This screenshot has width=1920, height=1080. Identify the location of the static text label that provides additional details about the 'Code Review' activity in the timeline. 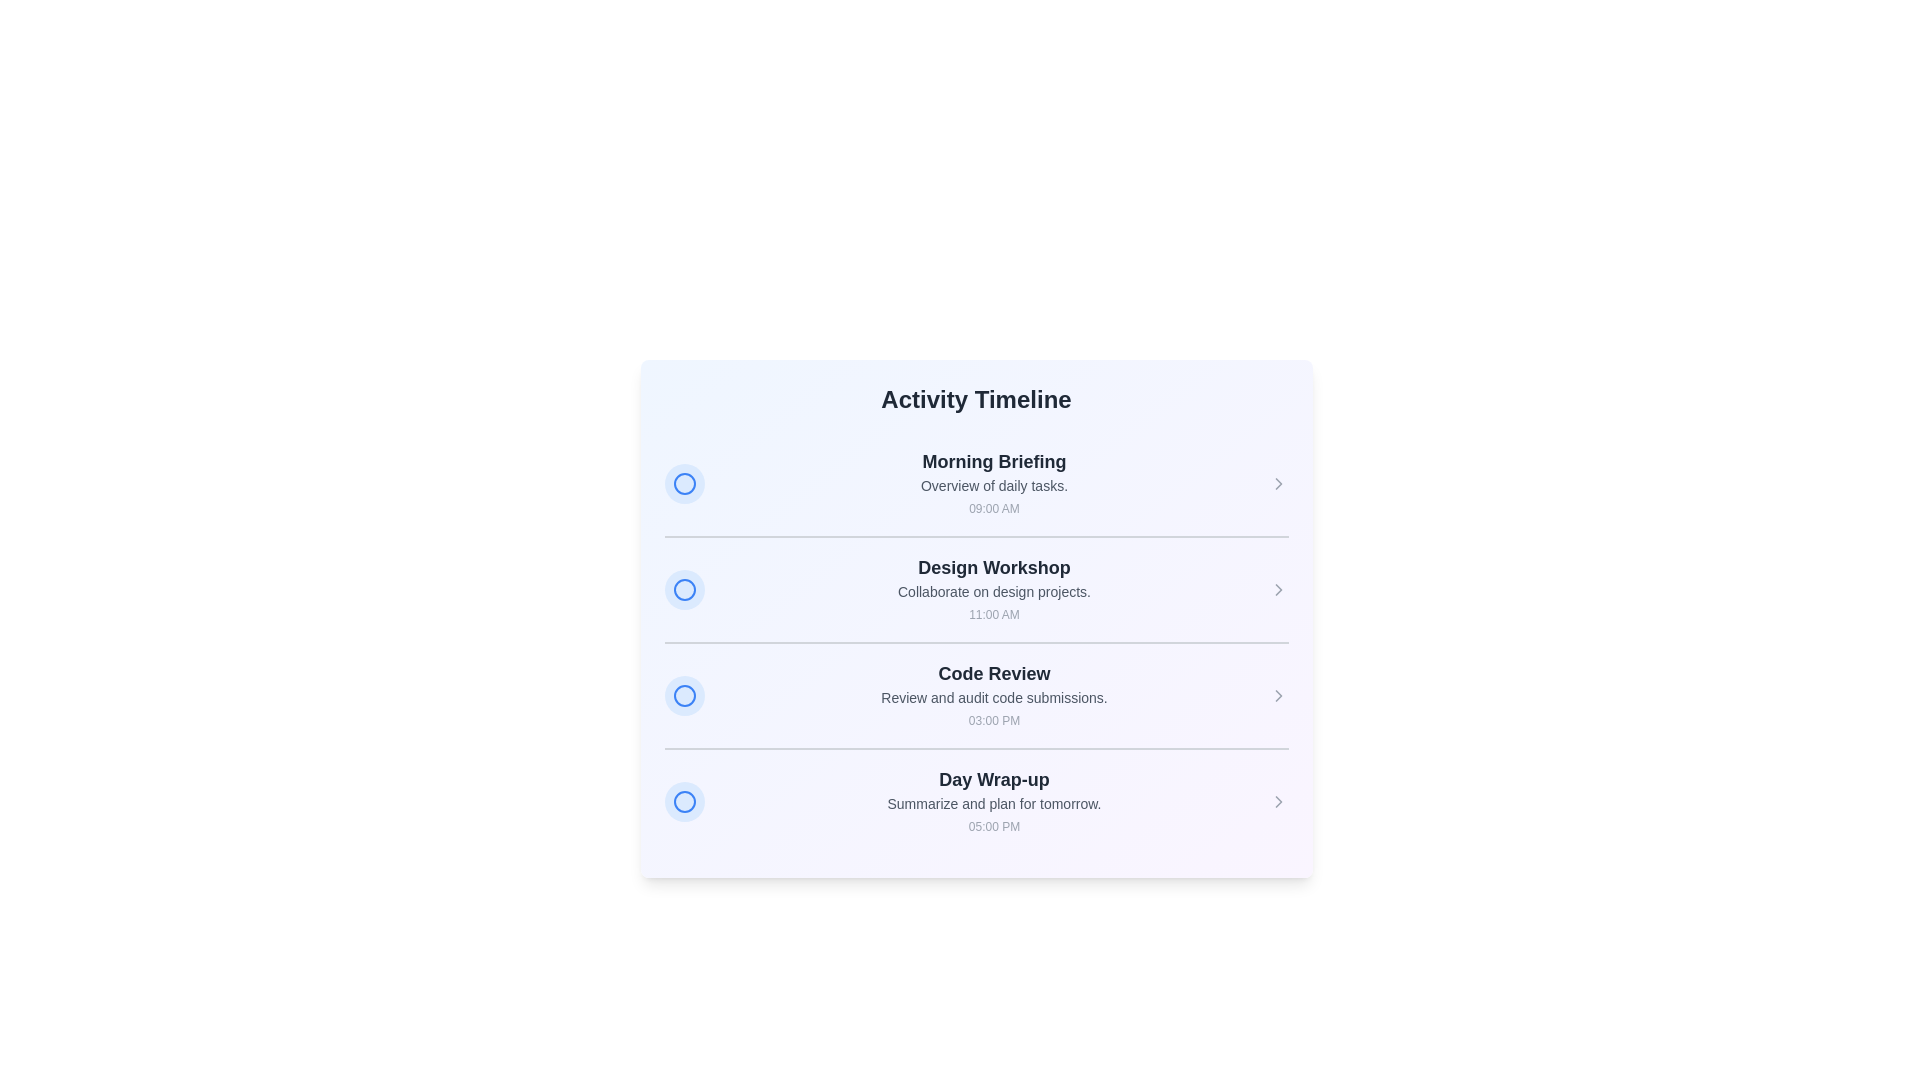
(994, 697).